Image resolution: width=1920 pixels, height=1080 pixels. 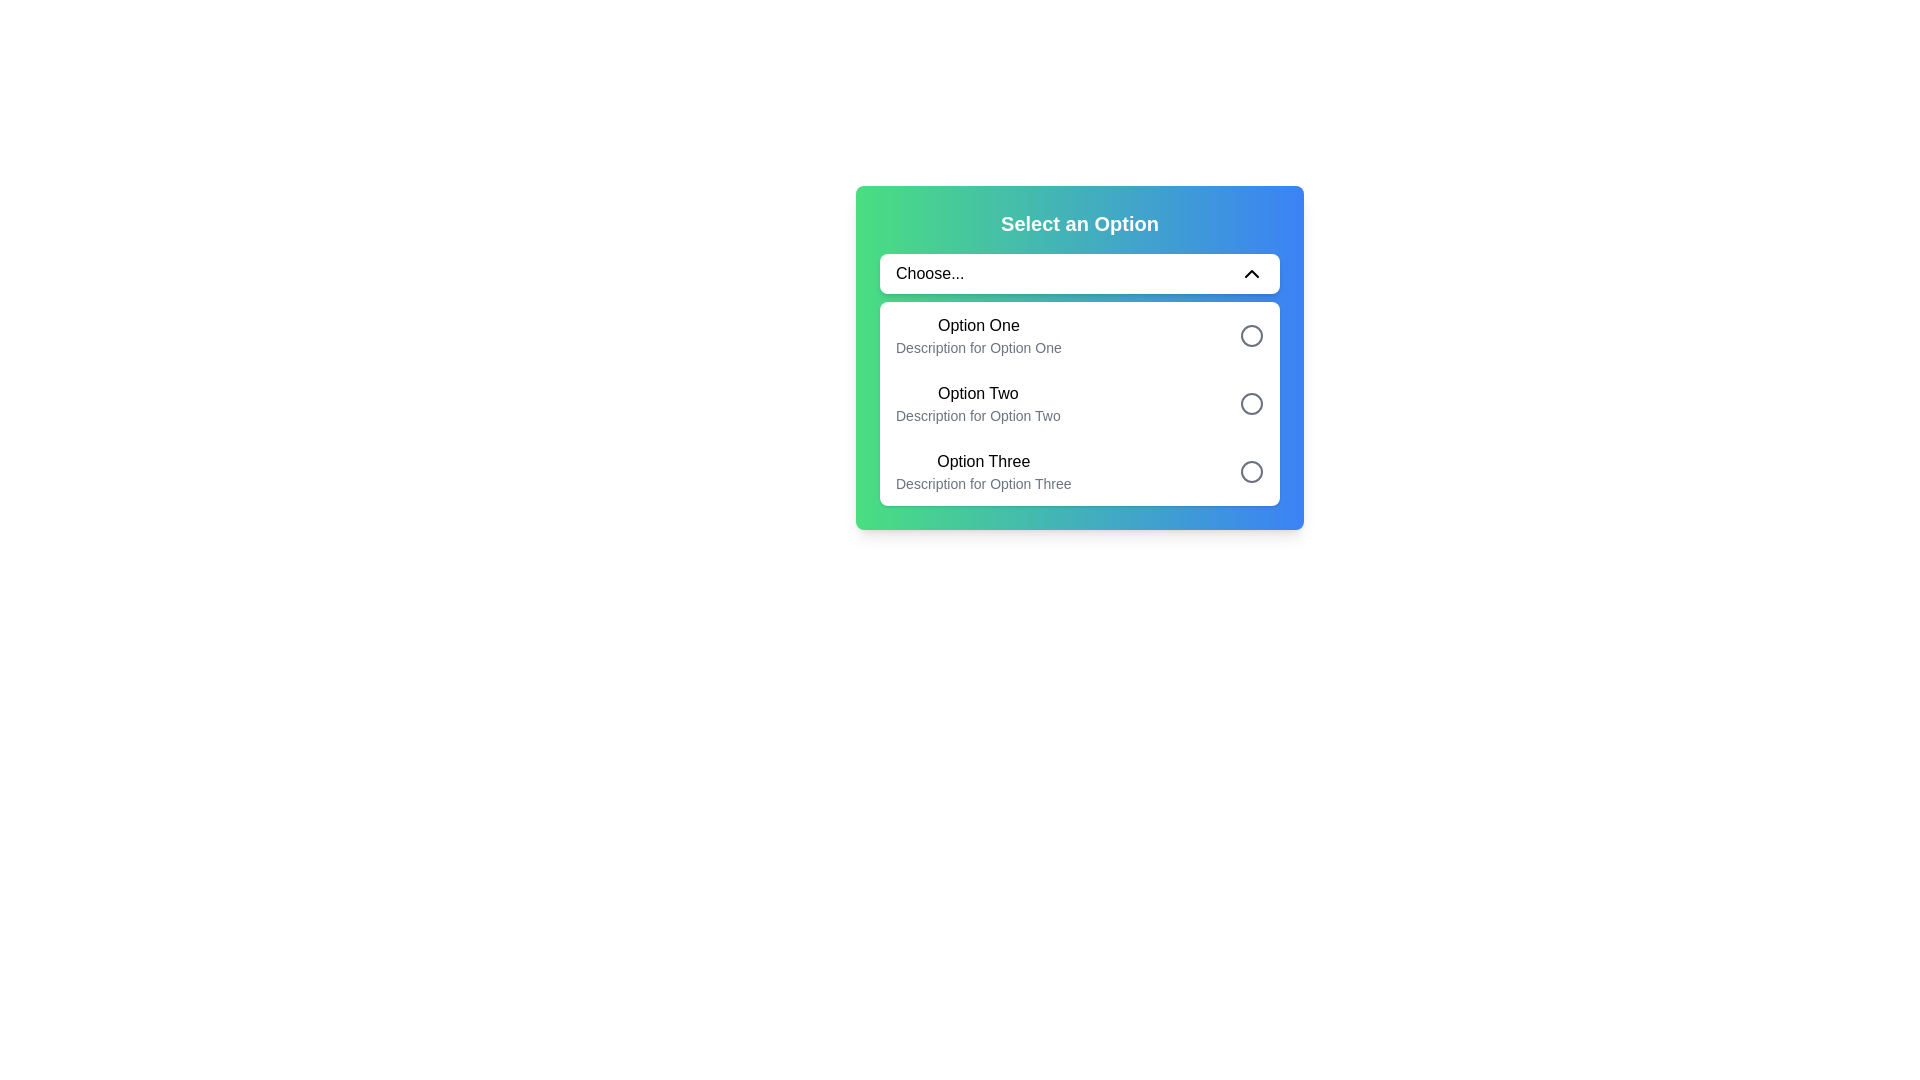 What do you see at coordinates (983, 471) in the screenshot?
I see `the list item displaying 'Option Three'` at bounding box center [983, 471].